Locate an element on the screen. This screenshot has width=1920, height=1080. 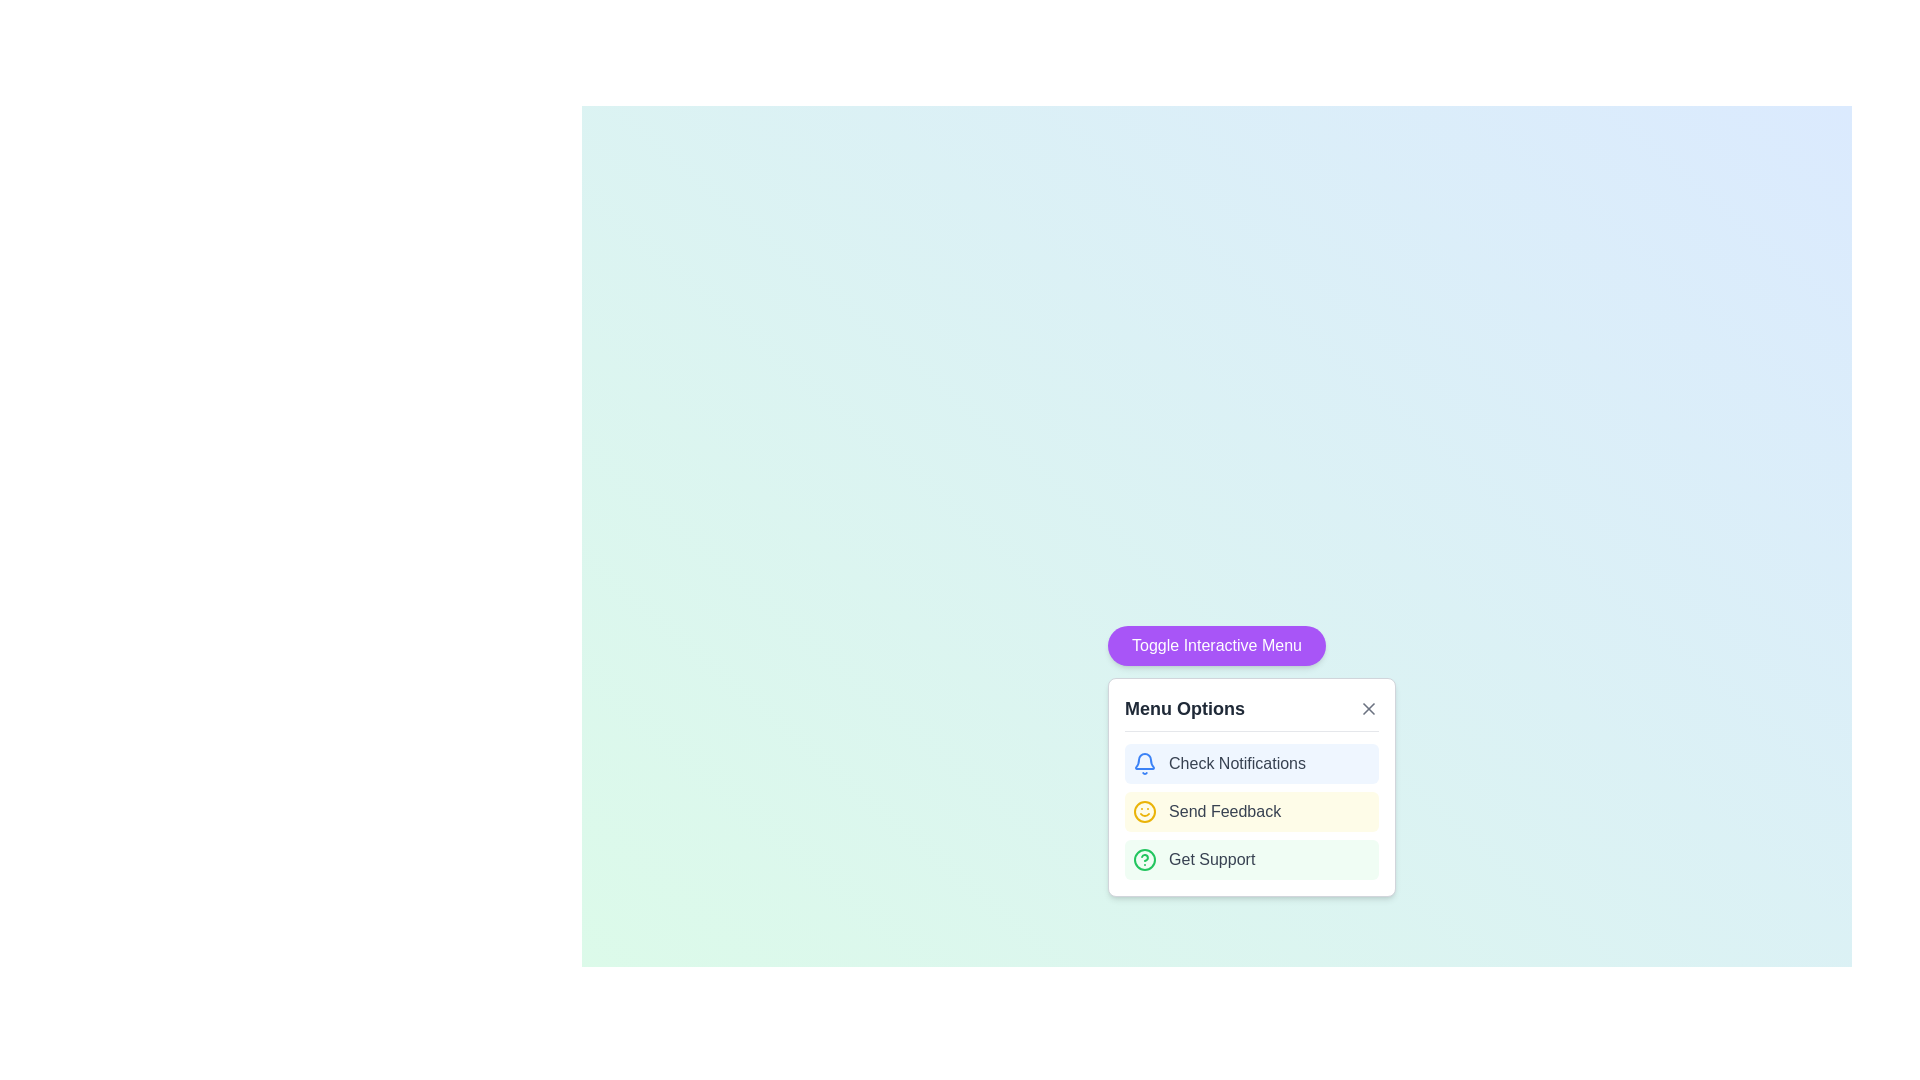
the decorative smiling face emoji icon located to the left of the 'Send Feedback' text in the second row of the menu options is located at coordinates (1145, 812).